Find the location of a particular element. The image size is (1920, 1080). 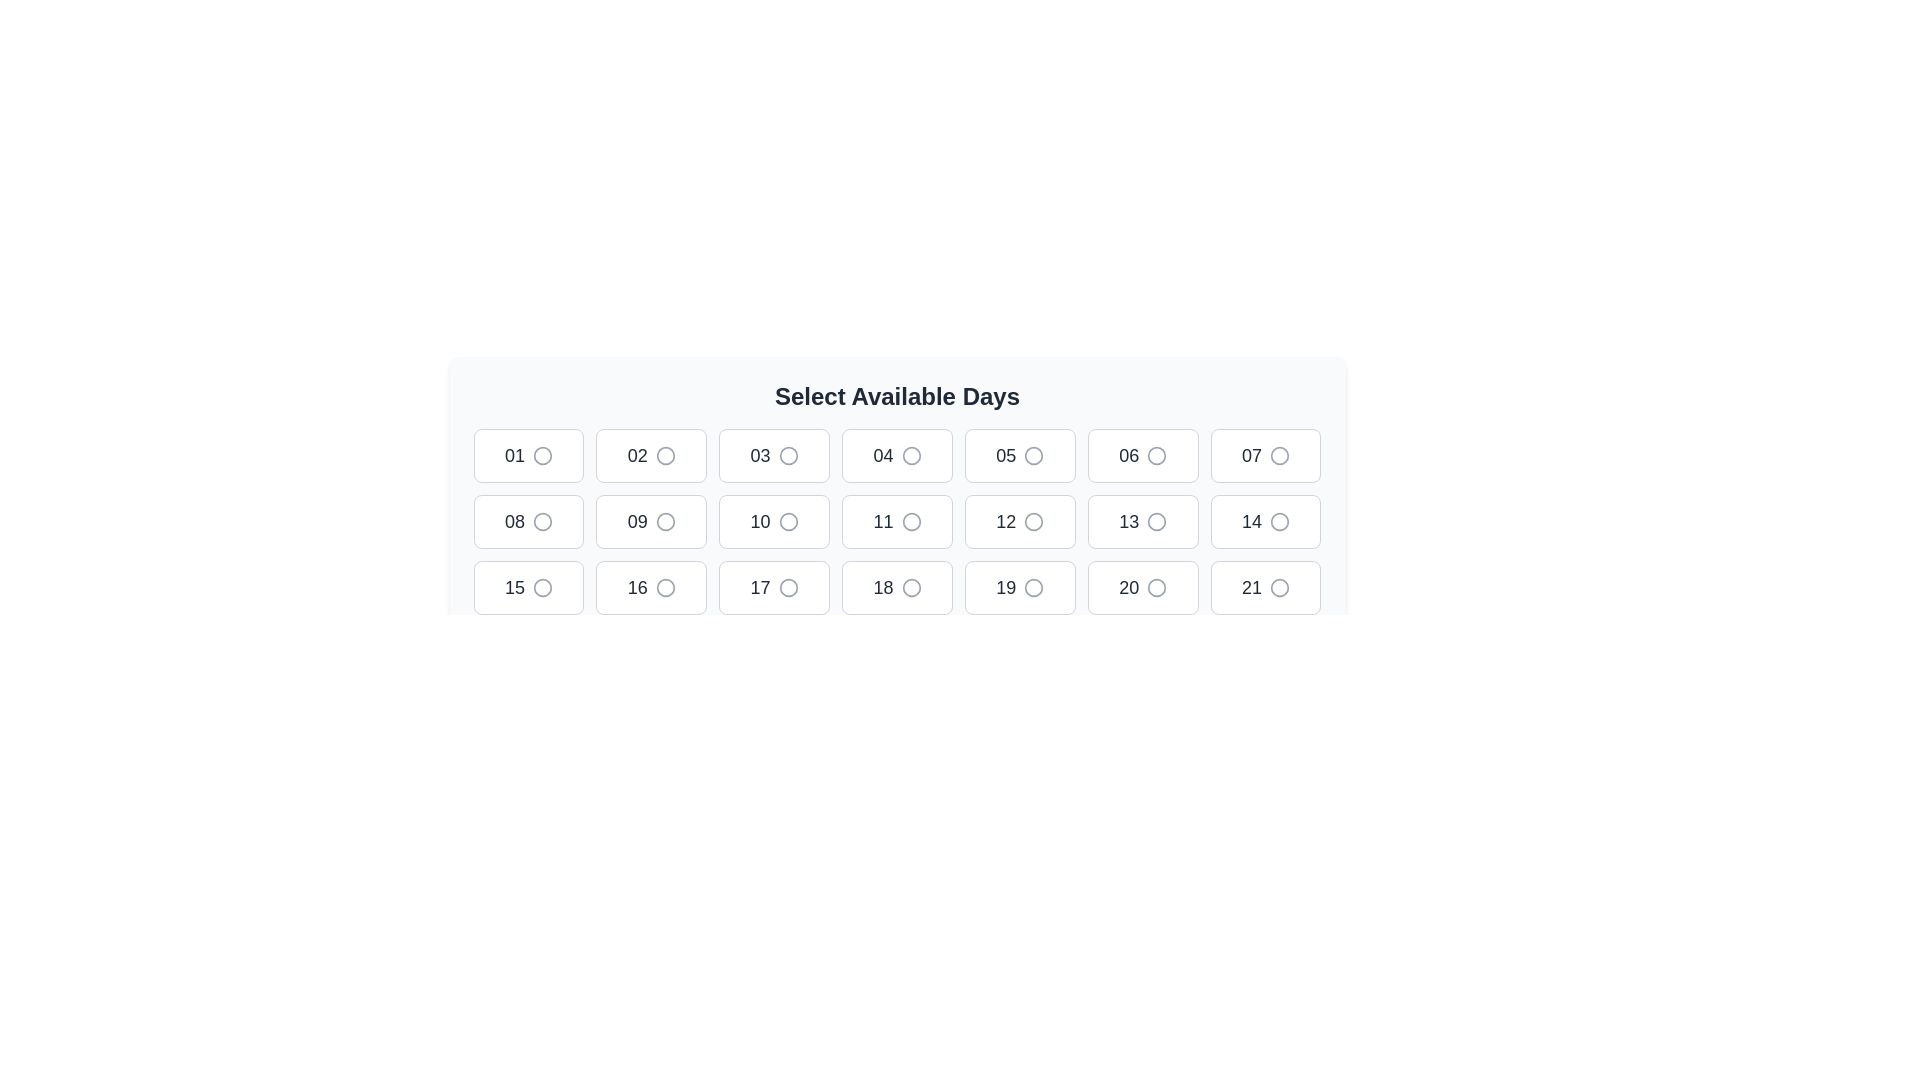

the Selectable button labeled '10' located in the grid layout is located at coordinates (773, 520).